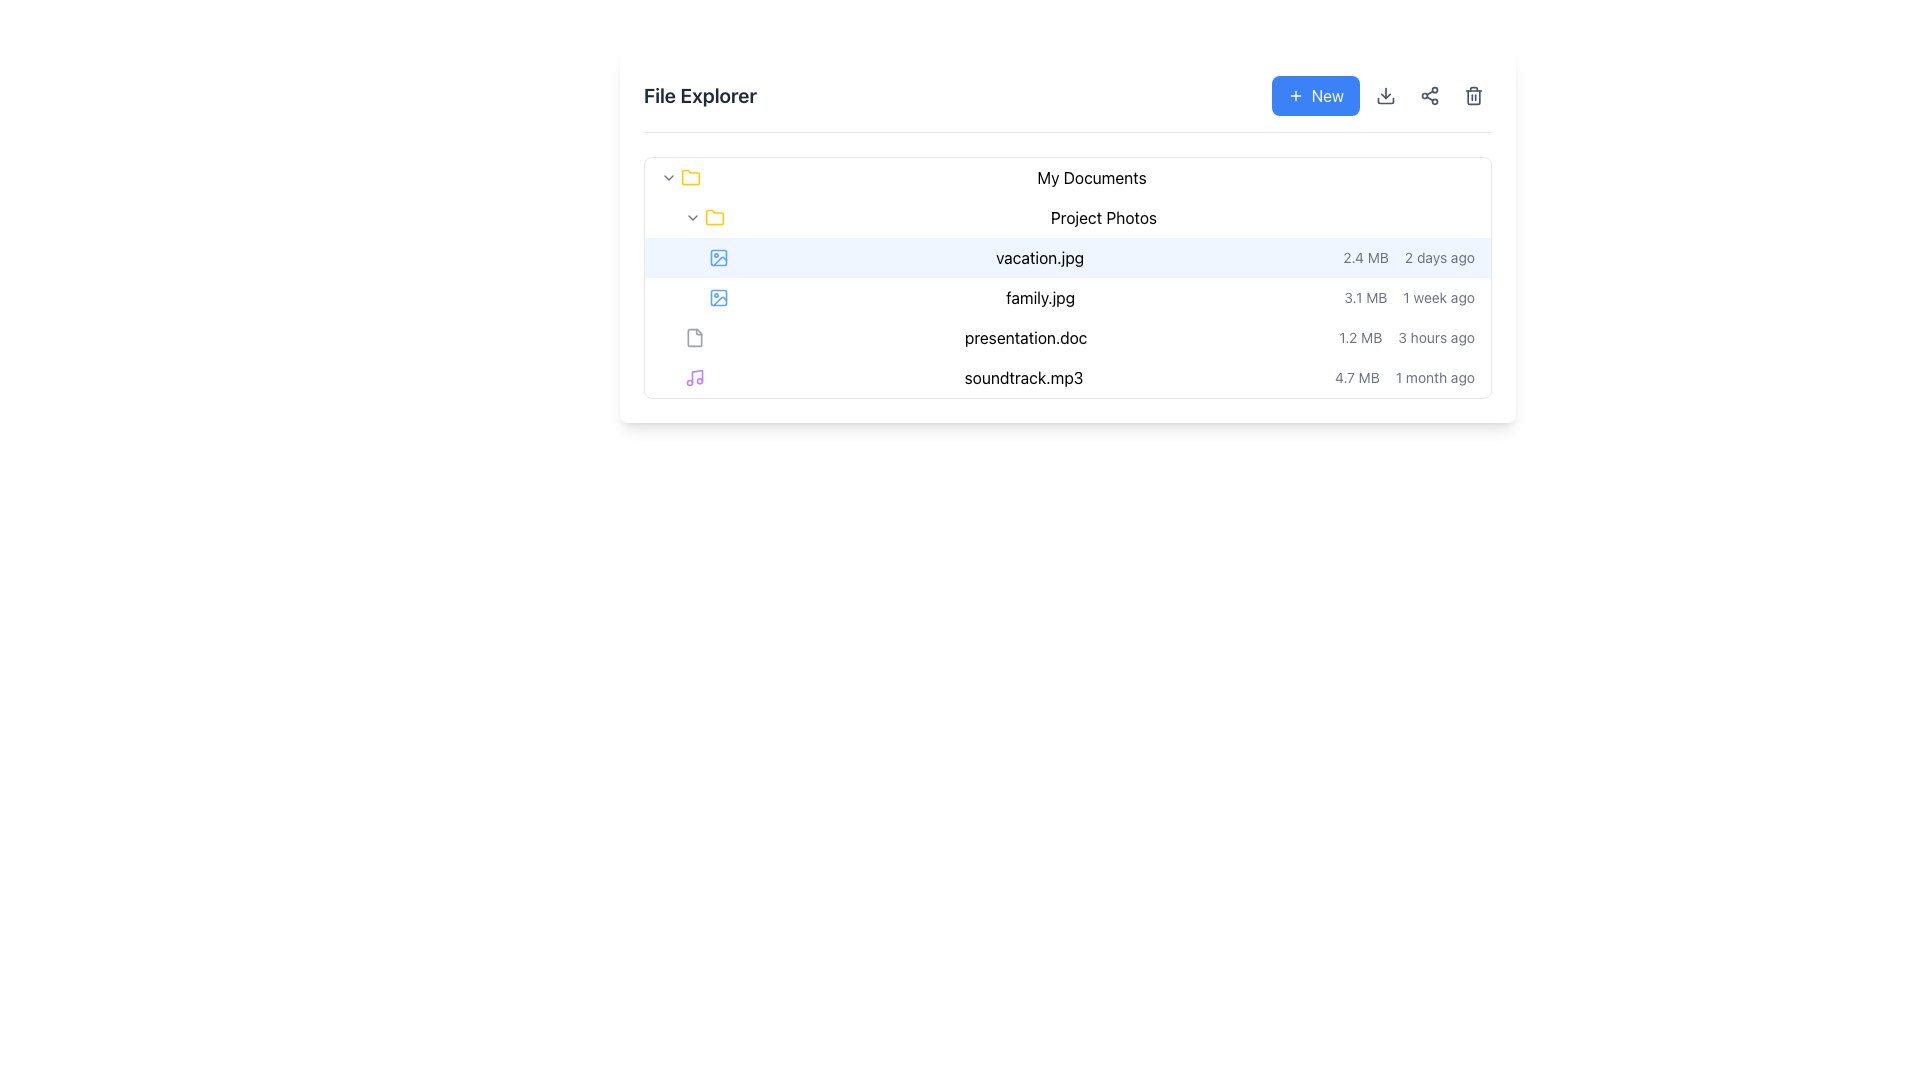 Image resolution: width=1920 pixels, height=1080 pixels. Describe the element at coordinates (1067, 297) in the screenshot. I see `the file entry row for 'family.jpg' located in the 'Project Photos' section` at that location.